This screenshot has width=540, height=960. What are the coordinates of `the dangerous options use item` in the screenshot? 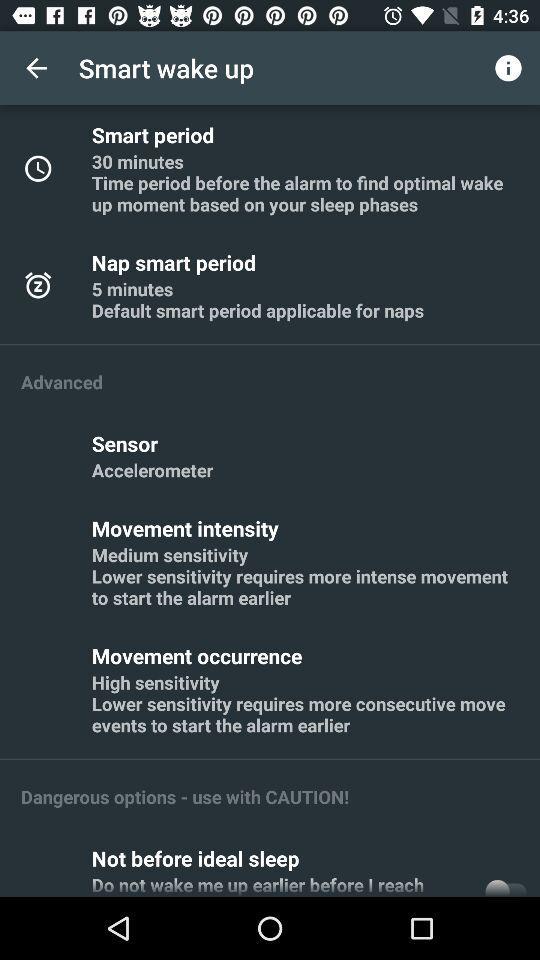 It's located at (185, 796).